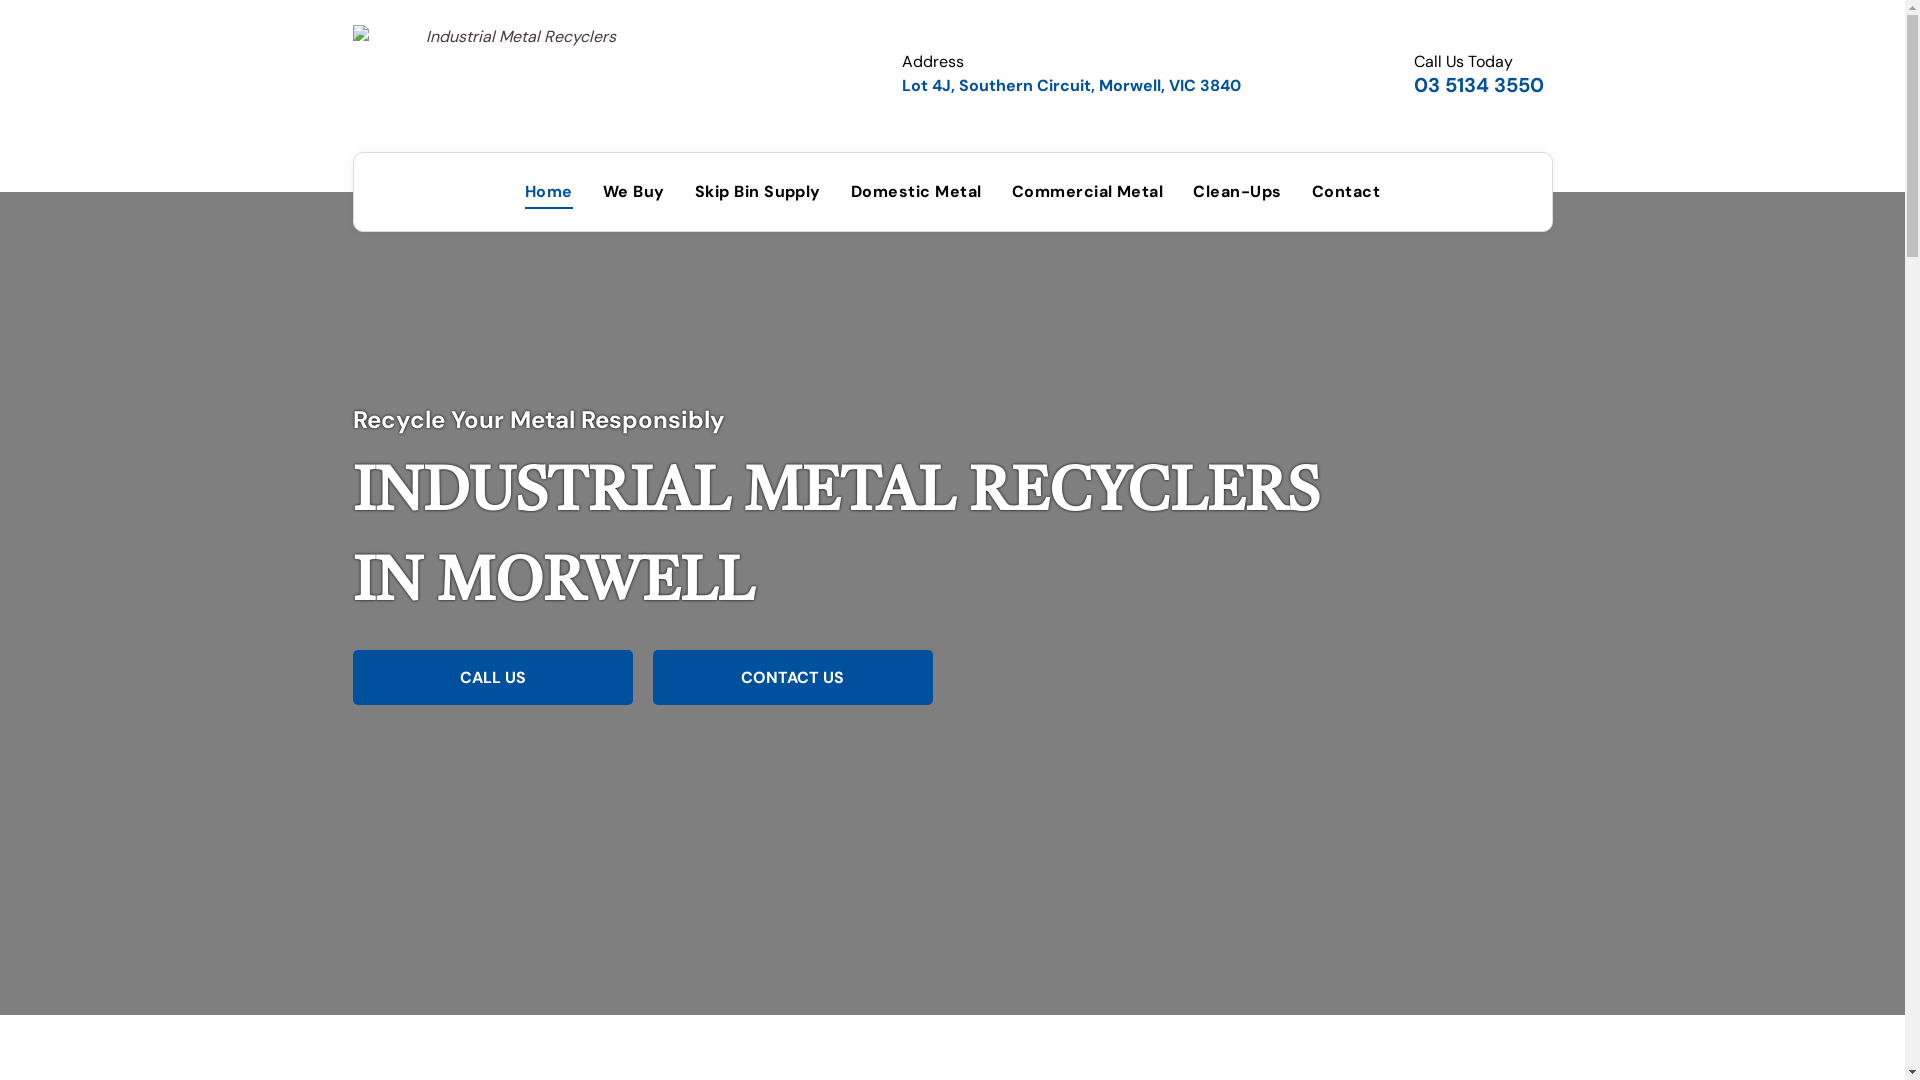  What do you see at coordinates (1087, 192) in the screenshot?
I see `'Commercial Metal'` at bounding box center [1087, 192].